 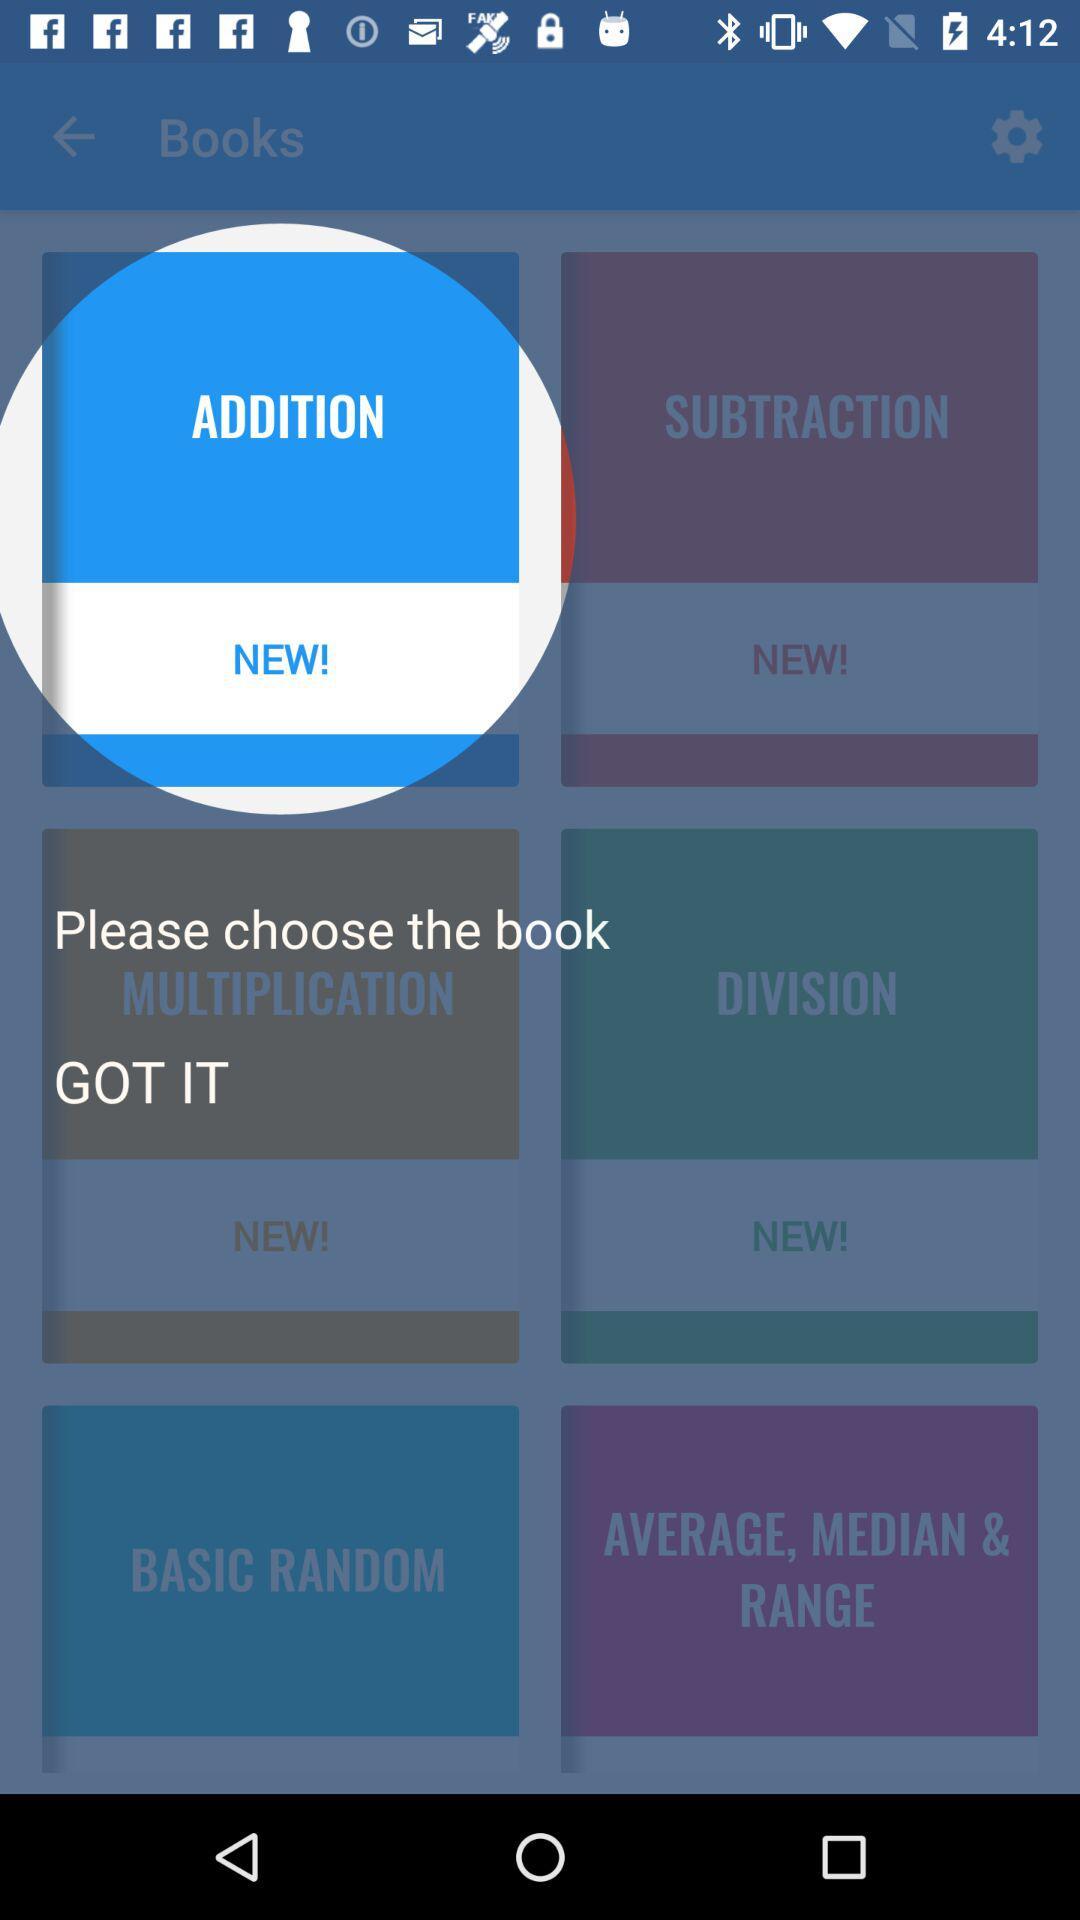 What do you see at coordinates (72, 135) in the screenshot?
I see `the item above the addition` at bounding box center [72, 135].